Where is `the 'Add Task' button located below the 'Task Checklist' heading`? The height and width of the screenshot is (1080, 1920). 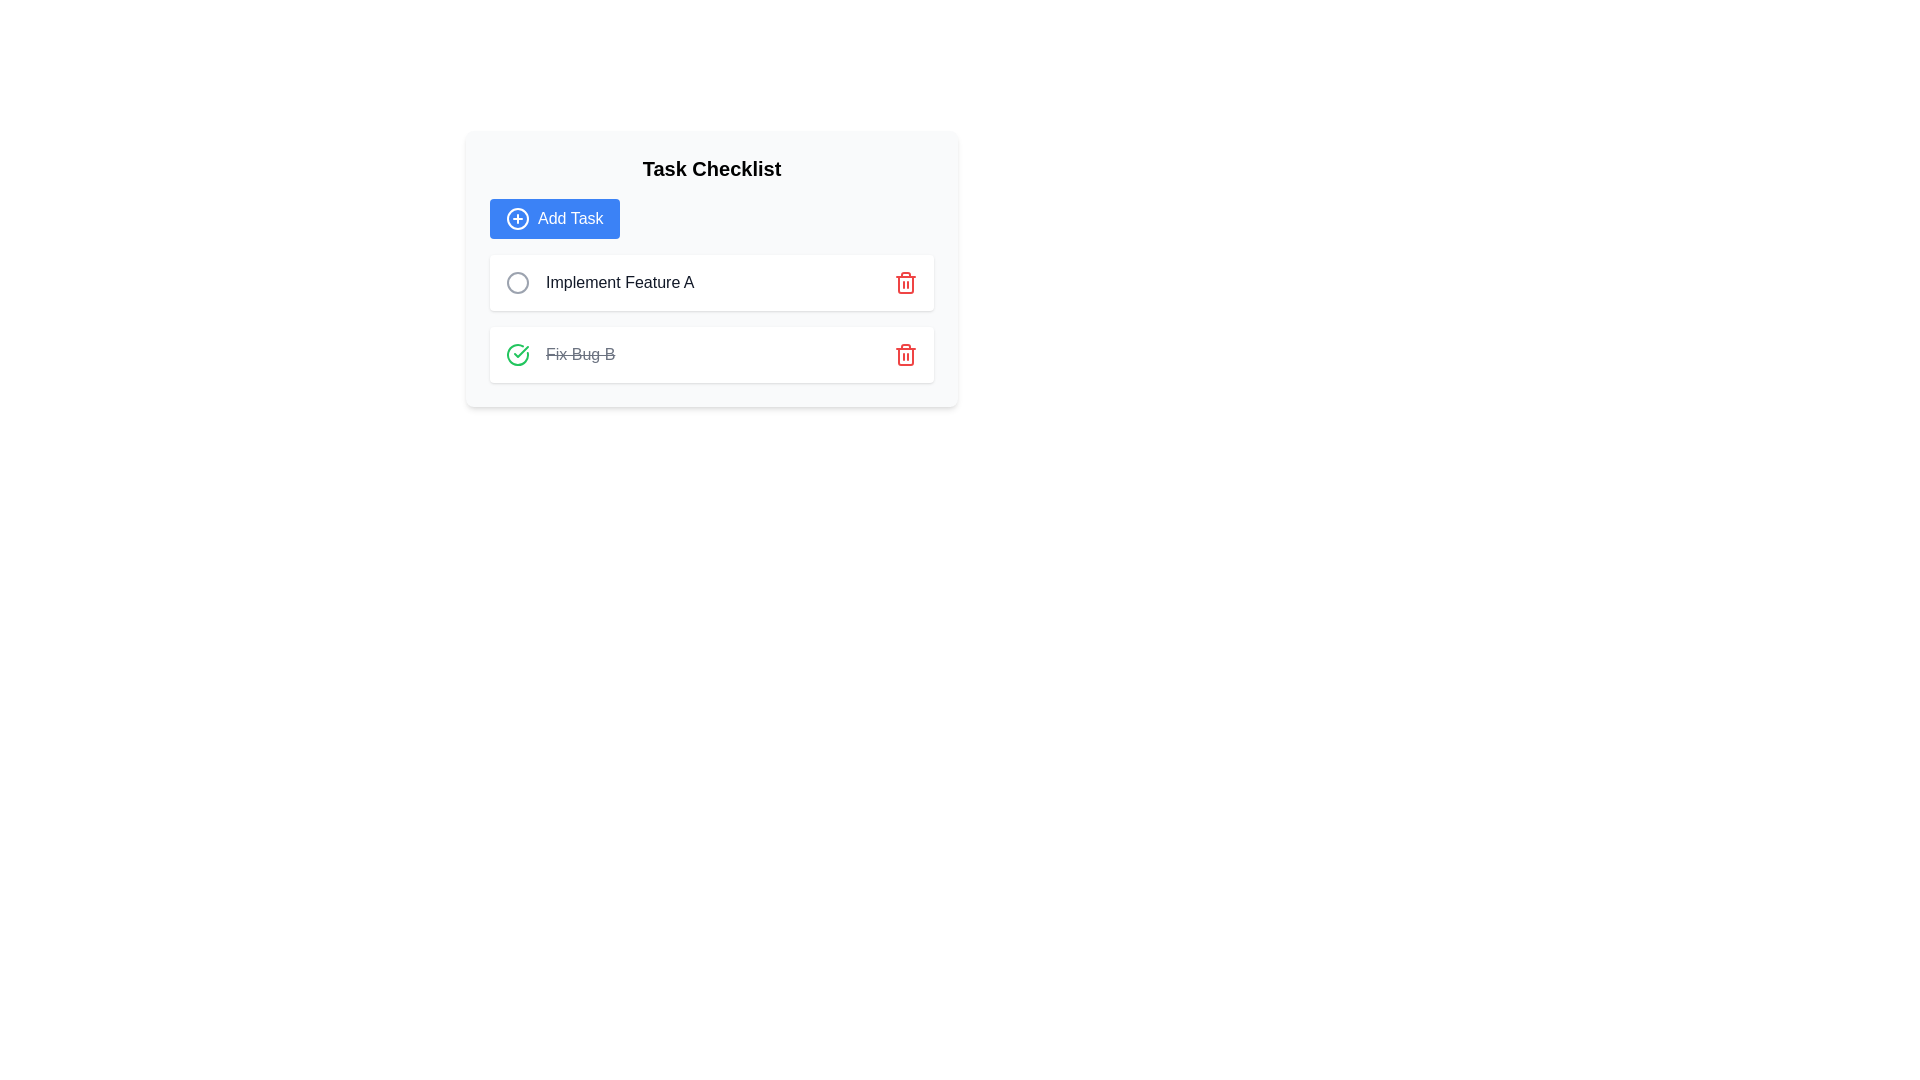 the 'Add Task' button located below the 'Task Checklist' heading is located at coordinates (554, 219).